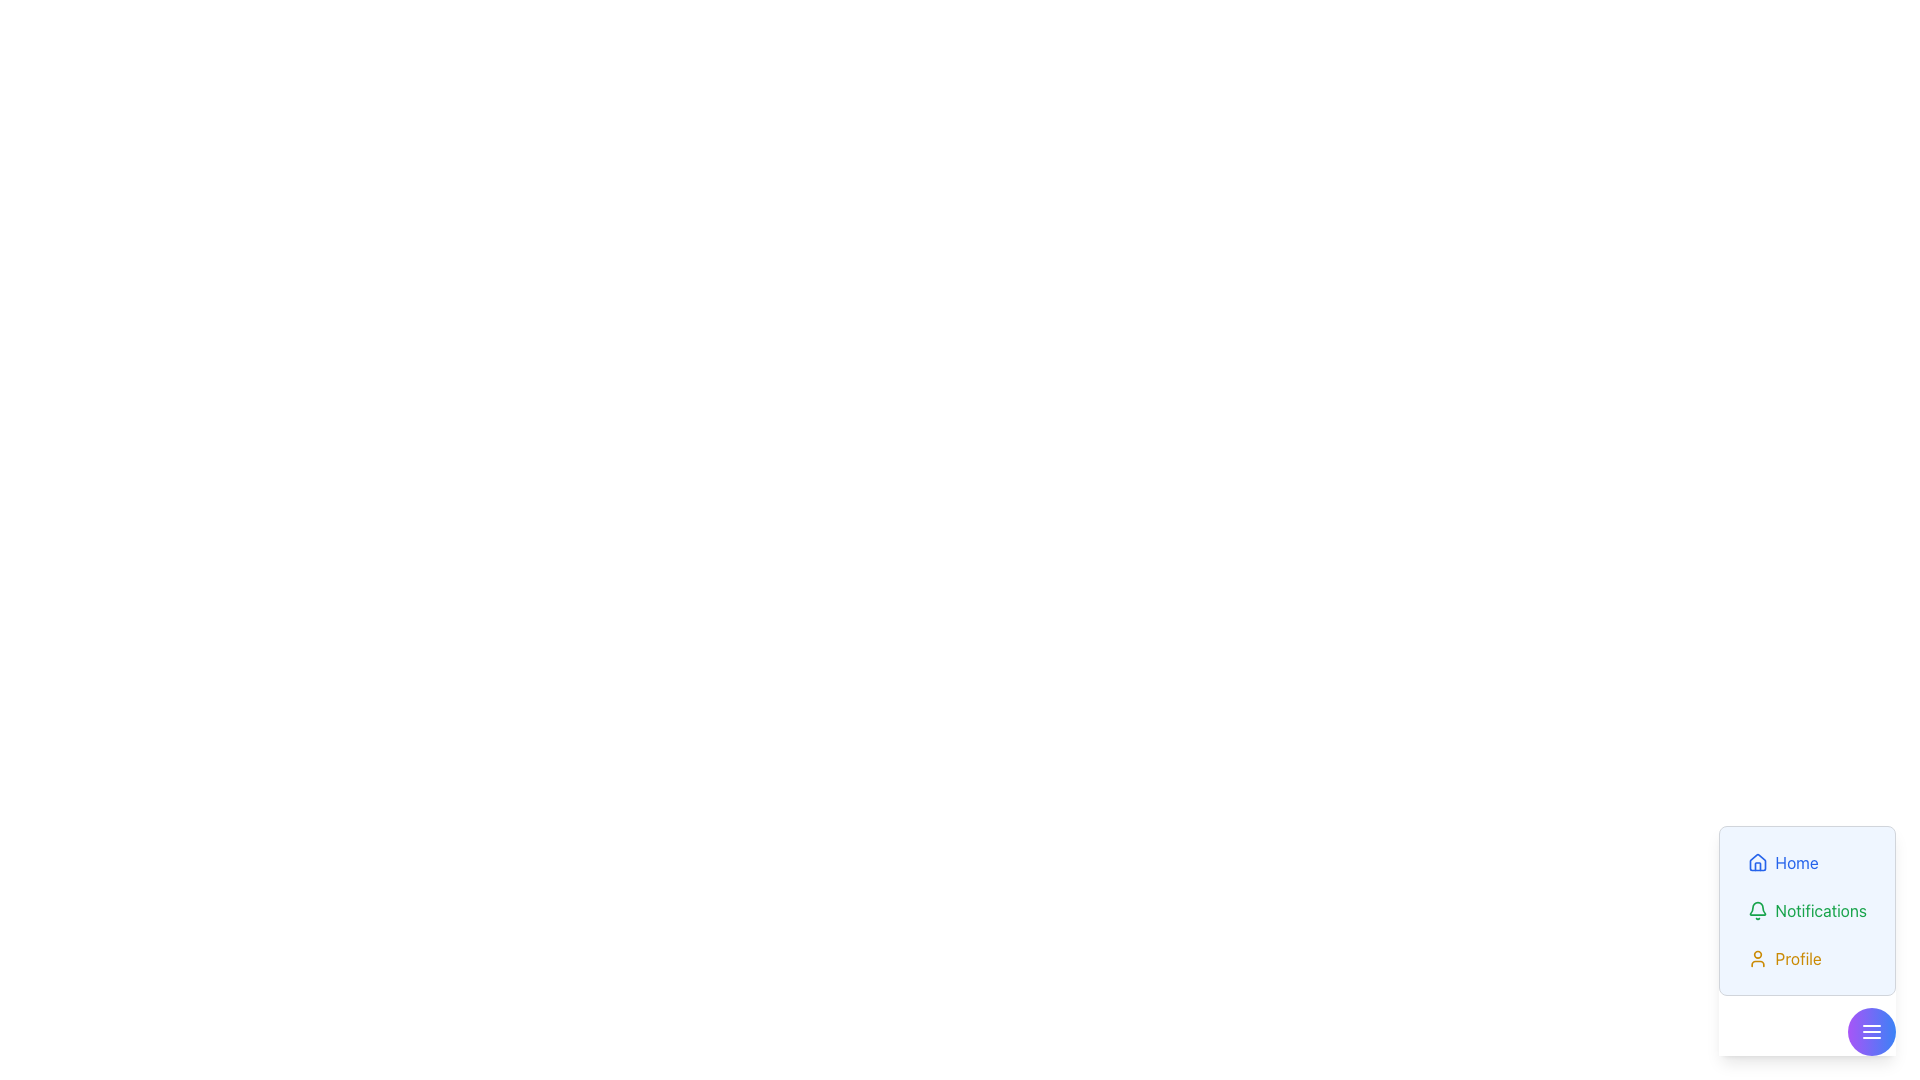  Describe the element at coordinates (1756, 862) in the screenshot. I see `the 'Home' menu icon located to the left of the text label 'Home' in the top section of the vertical menu list` at that location.